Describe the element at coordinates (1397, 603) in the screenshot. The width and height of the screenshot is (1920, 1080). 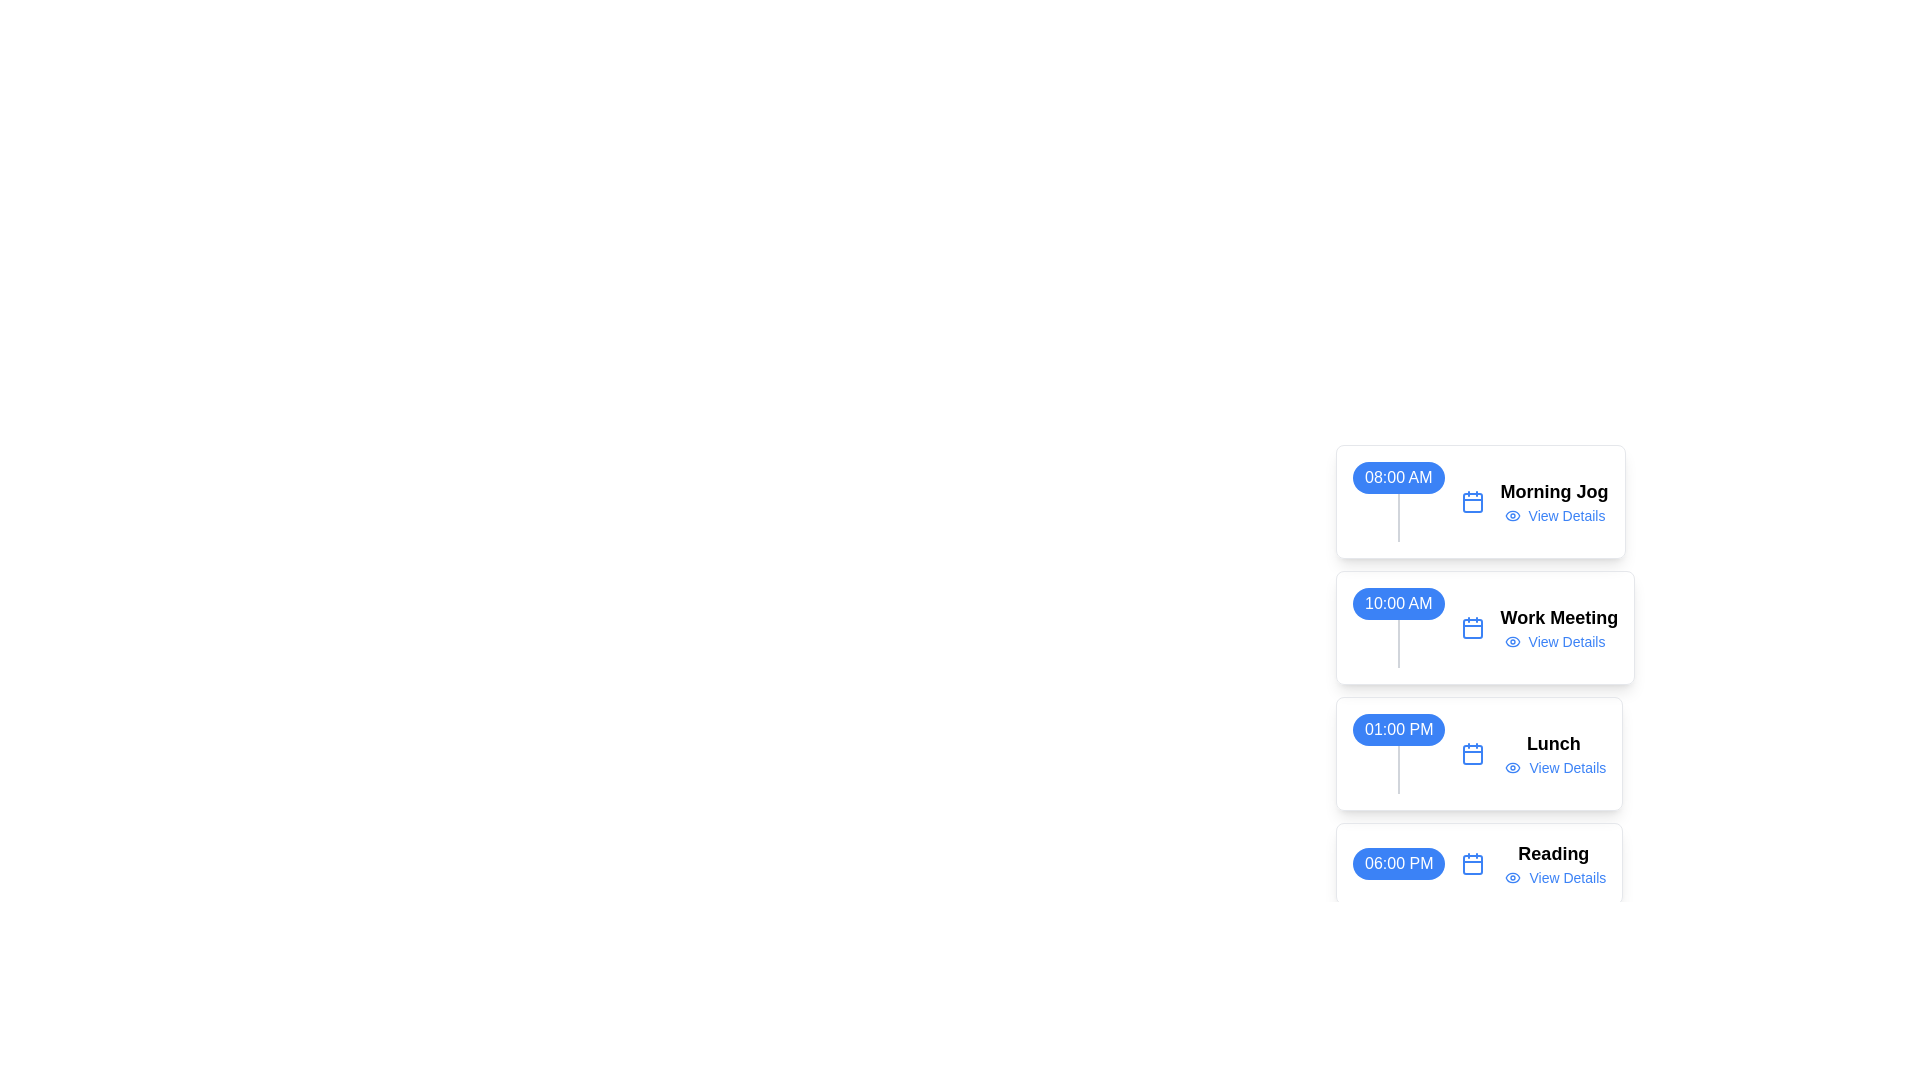
I see `the information displayed on the Time Label showing '10:00 AM', which appears as white text on a blue, rounded rectangular background, part of the vertical timeline layout` at that location.